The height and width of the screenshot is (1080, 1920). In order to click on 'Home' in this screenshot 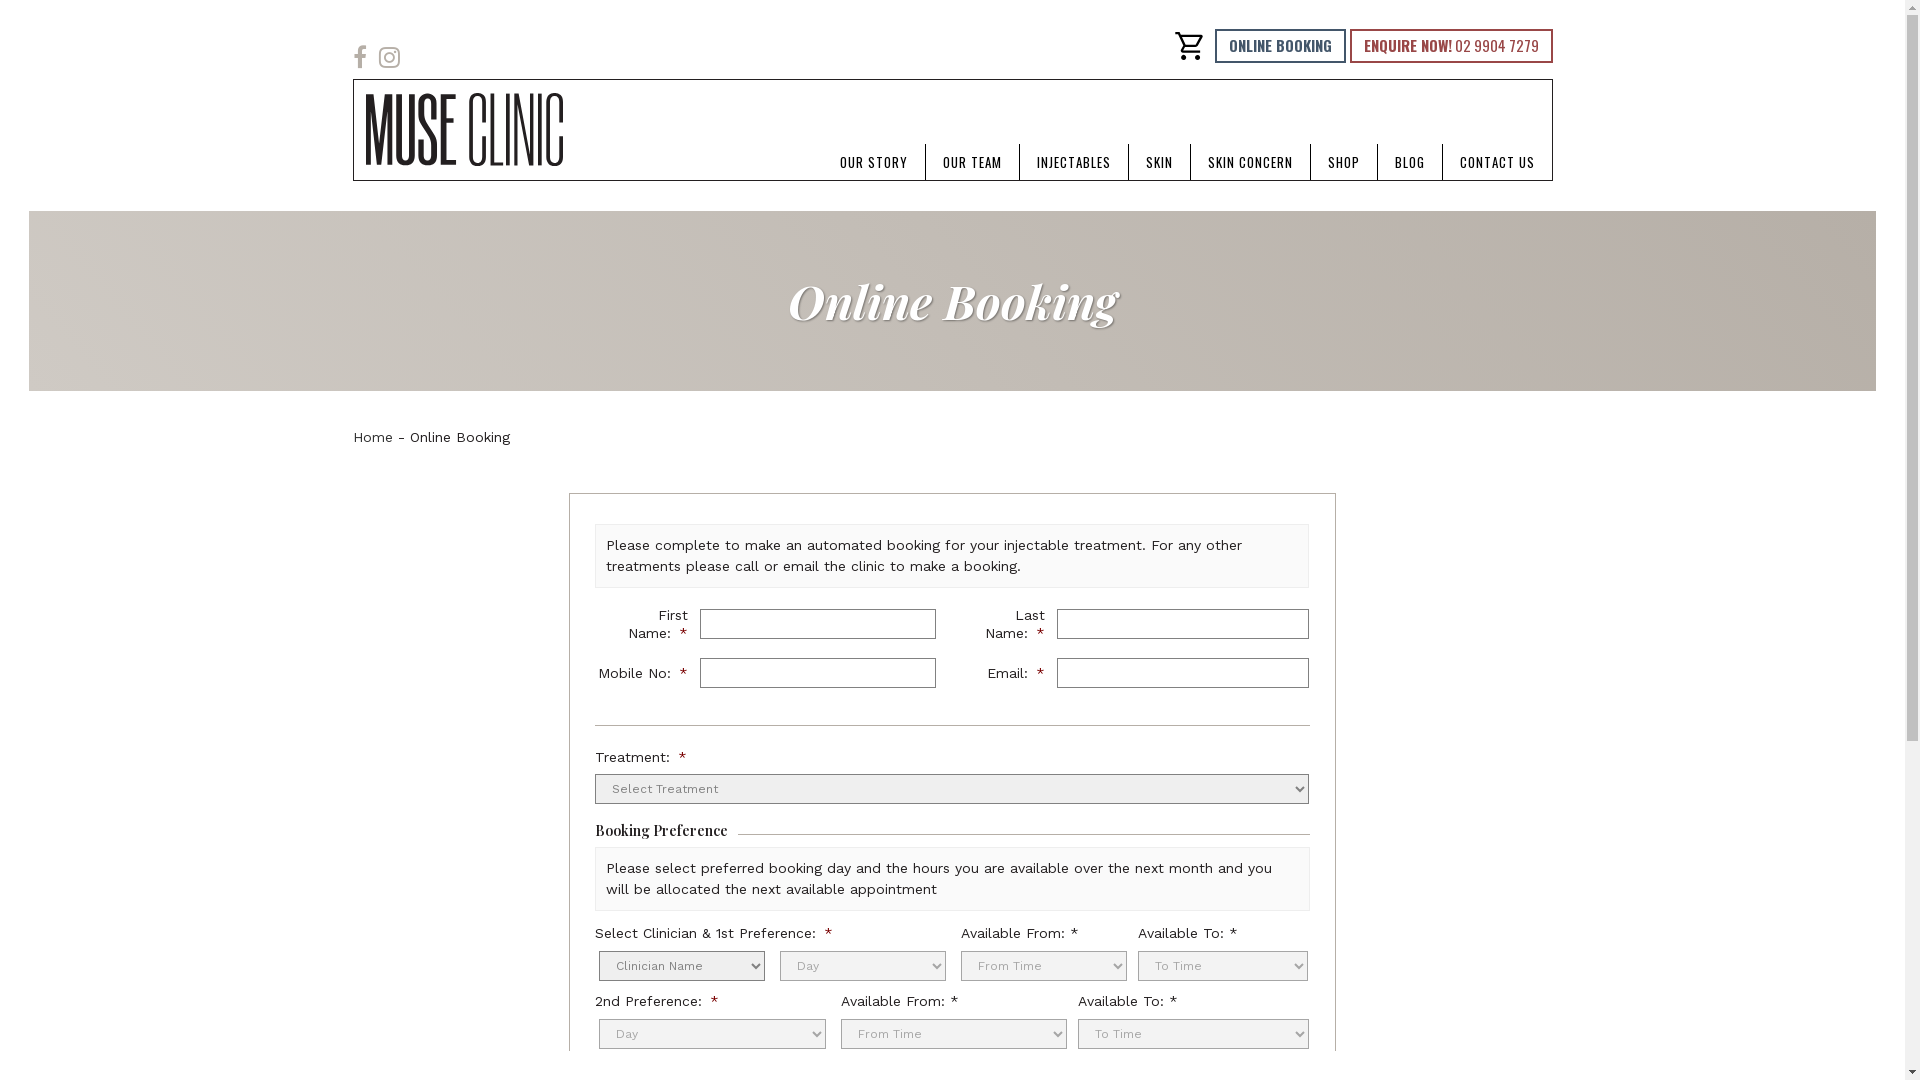, I will do `click(371, 435)`.